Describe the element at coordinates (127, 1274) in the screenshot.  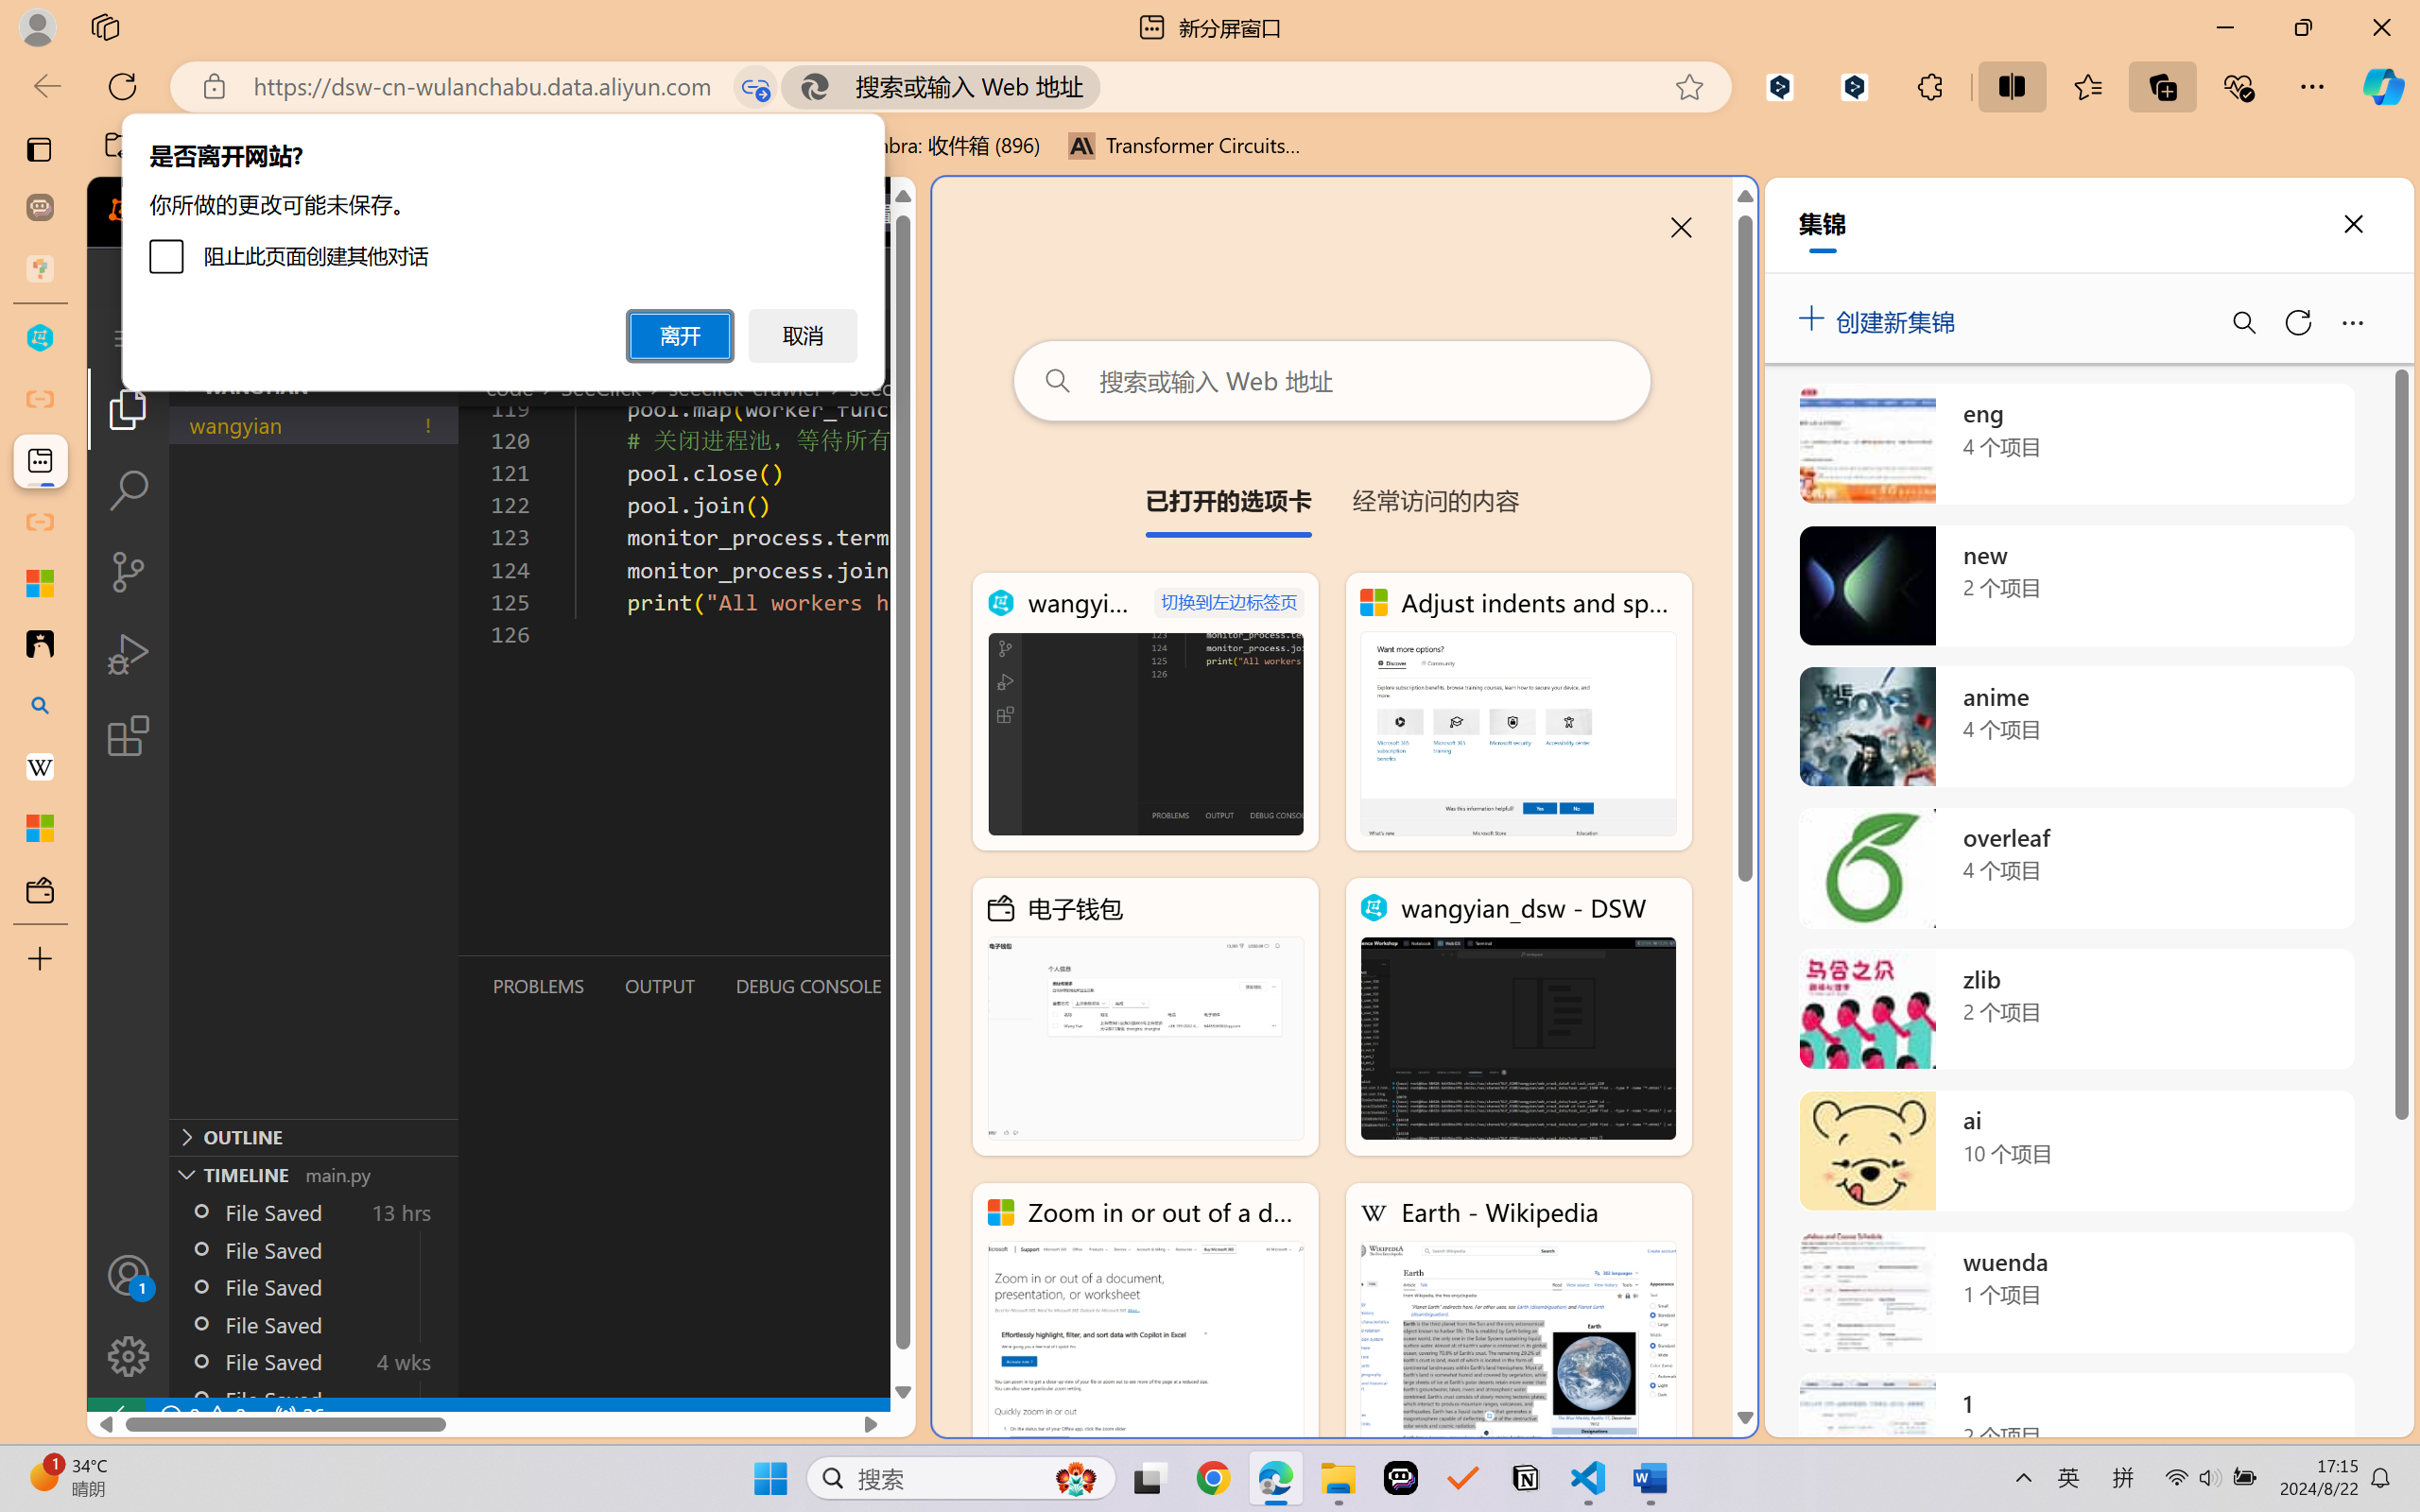
I see `'Accounts - Sign in requested'` at that location.